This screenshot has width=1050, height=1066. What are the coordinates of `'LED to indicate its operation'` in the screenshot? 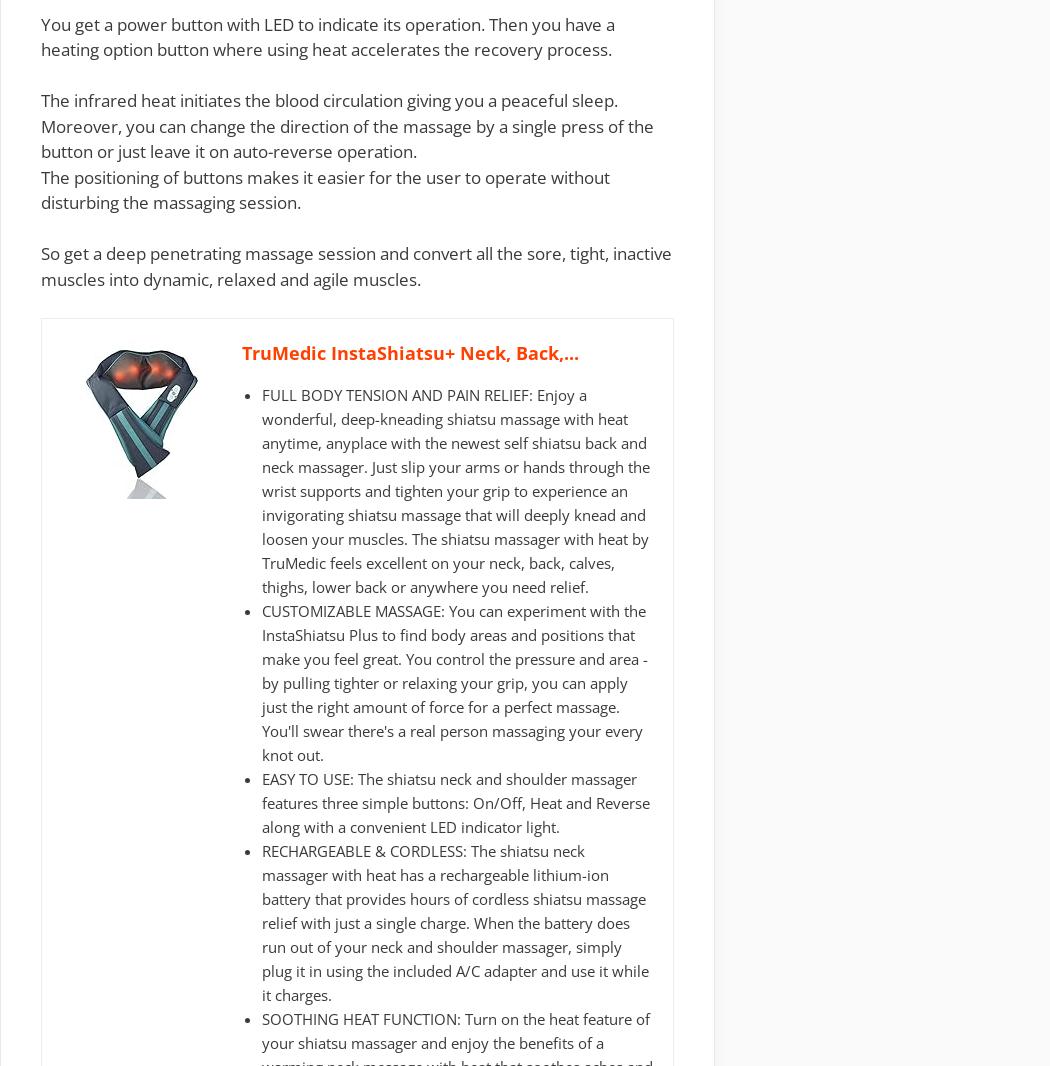 It's located at (371, 22).